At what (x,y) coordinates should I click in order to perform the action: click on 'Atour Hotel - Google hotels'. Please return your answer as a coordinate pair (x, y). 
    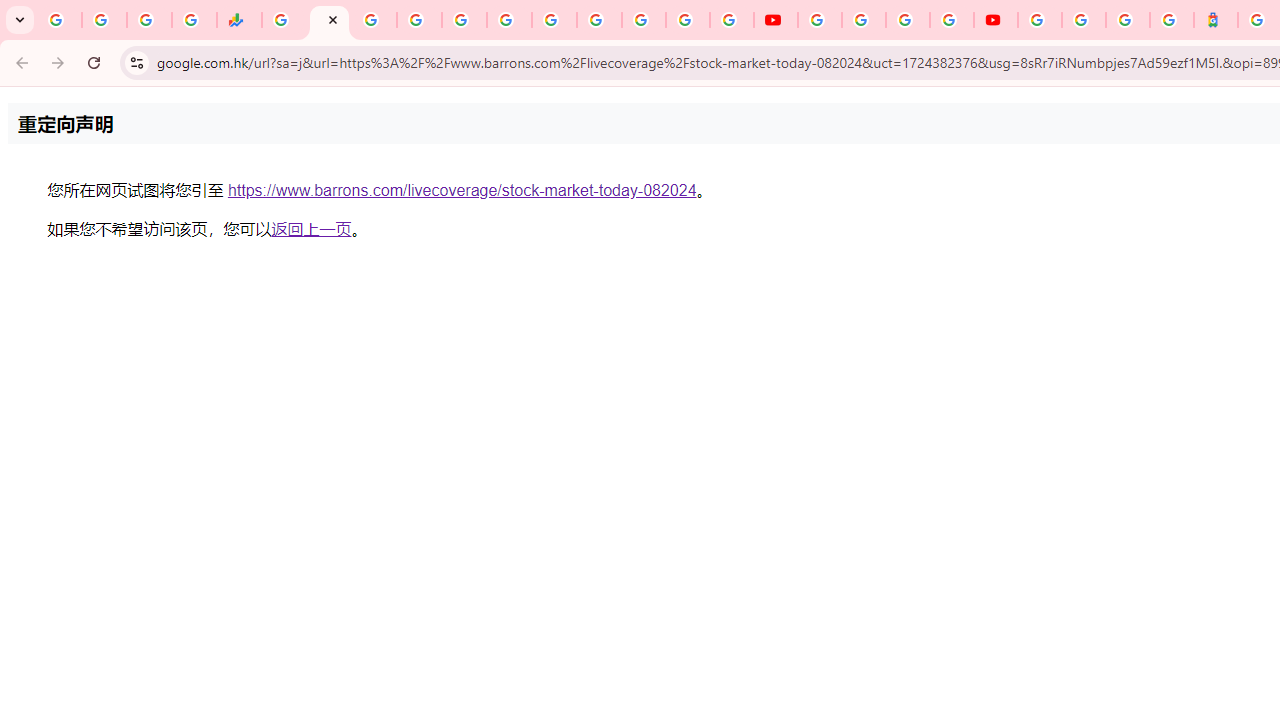
    Looking at the image, I should click on (1215, 20).